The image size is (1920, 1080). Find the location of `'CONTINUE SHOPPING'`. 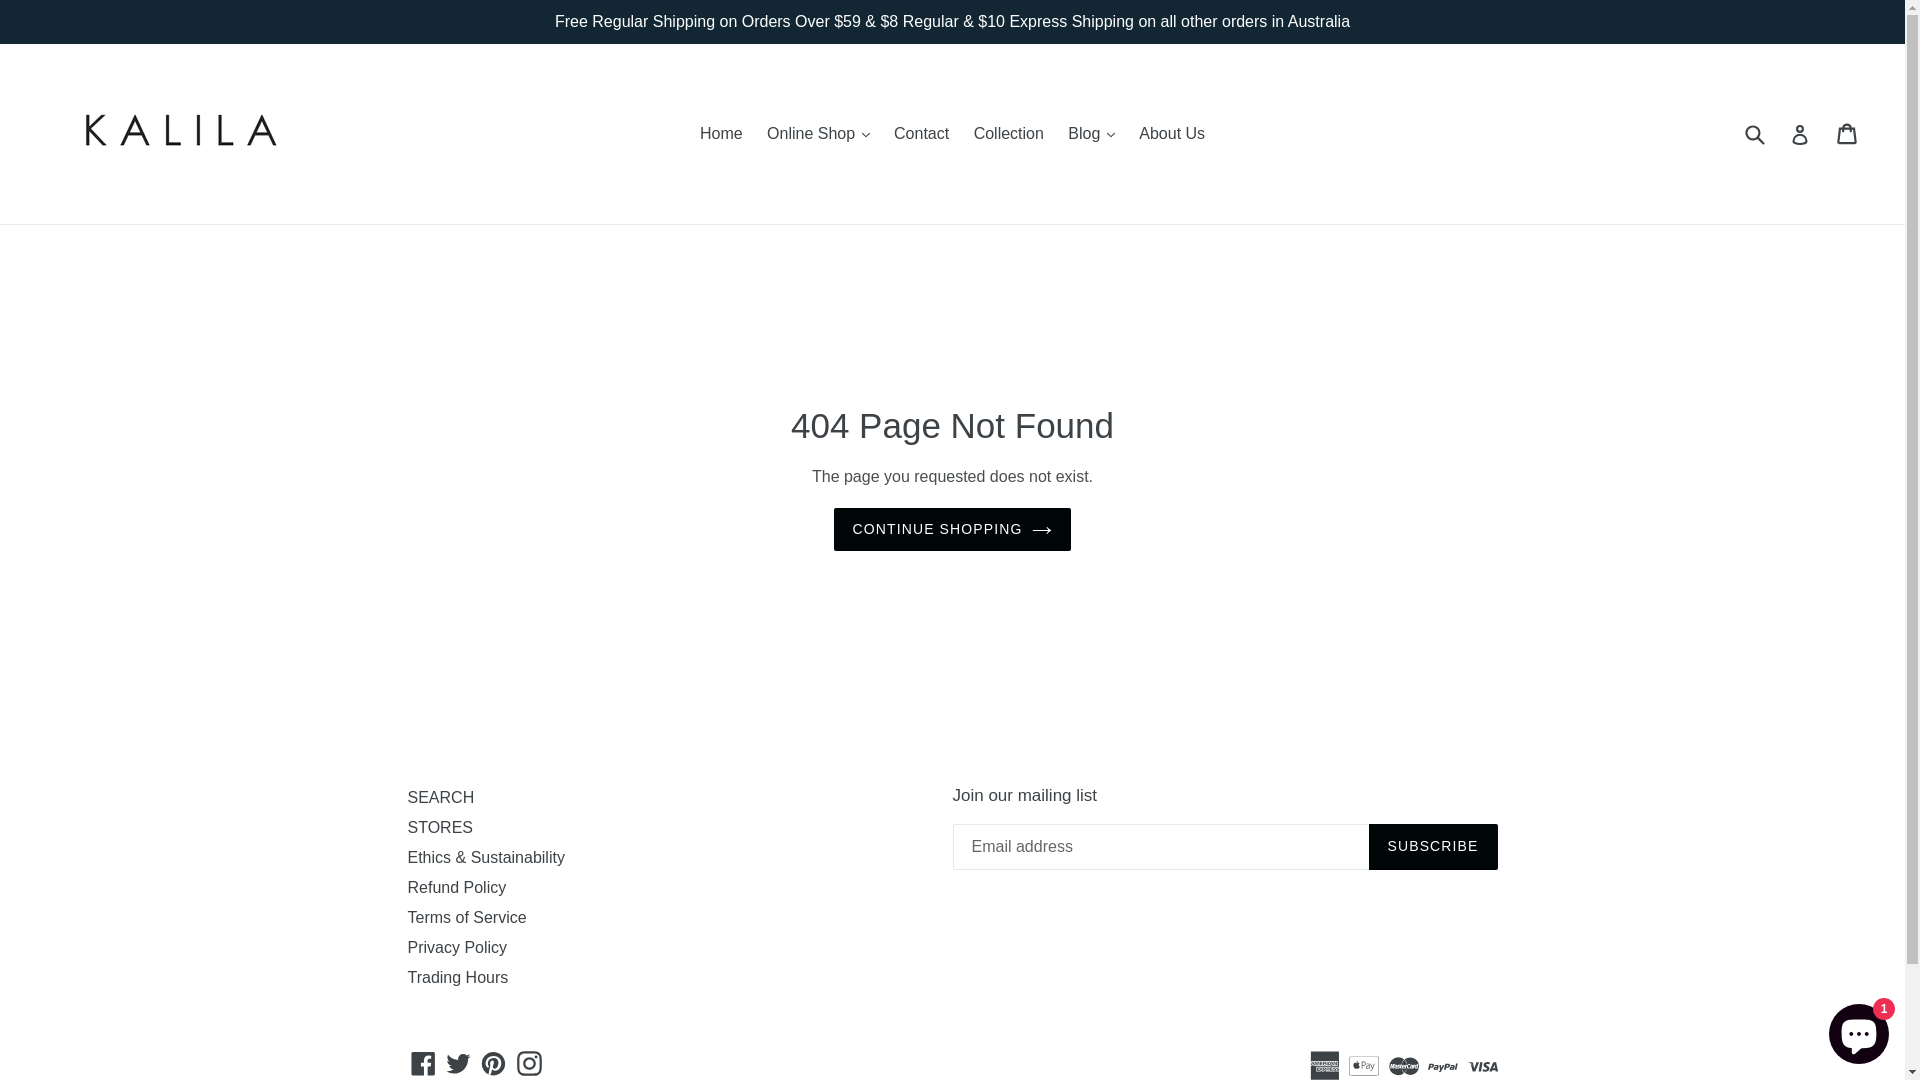

'CONTINUE SHOPPING' is located at coordinates (952, 528).